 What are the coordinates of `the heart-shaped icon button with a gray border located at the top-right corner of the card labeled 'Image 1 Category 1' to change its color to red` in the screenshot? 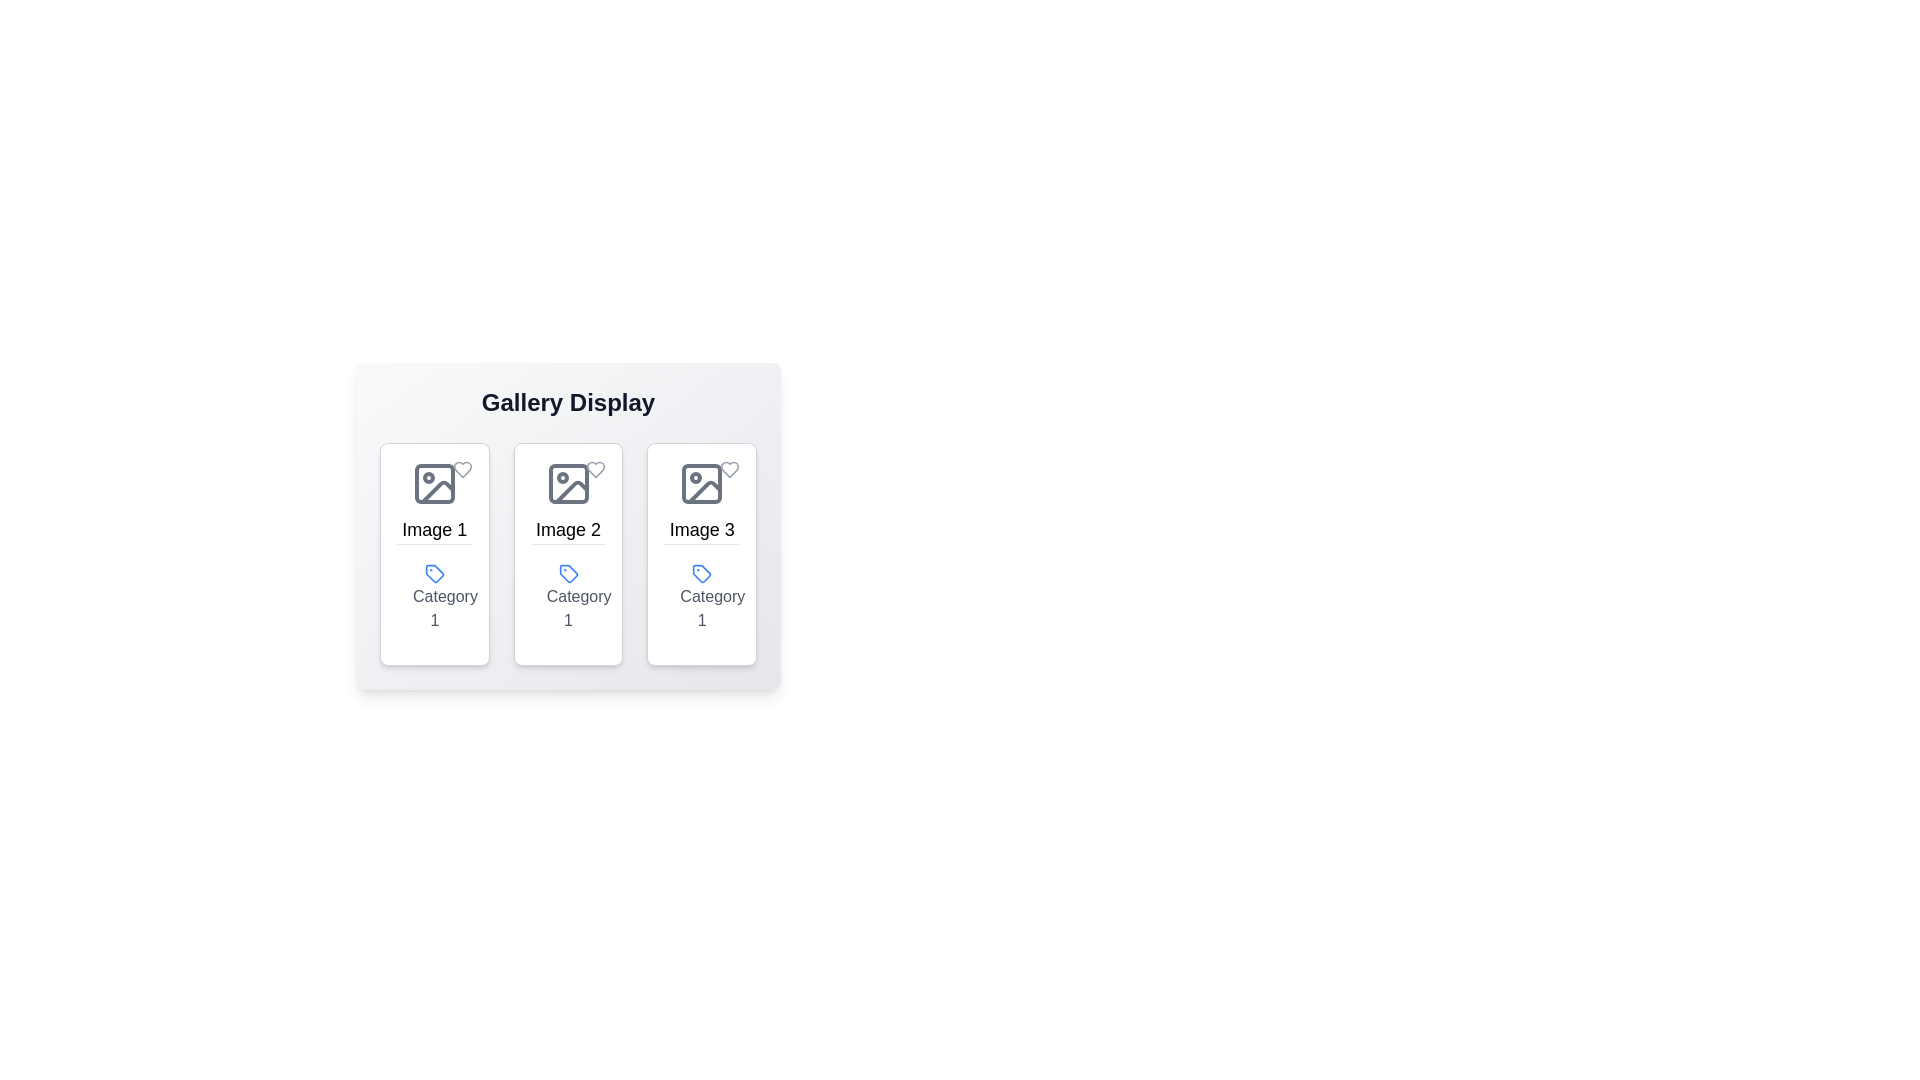 It's located at (461, 470).